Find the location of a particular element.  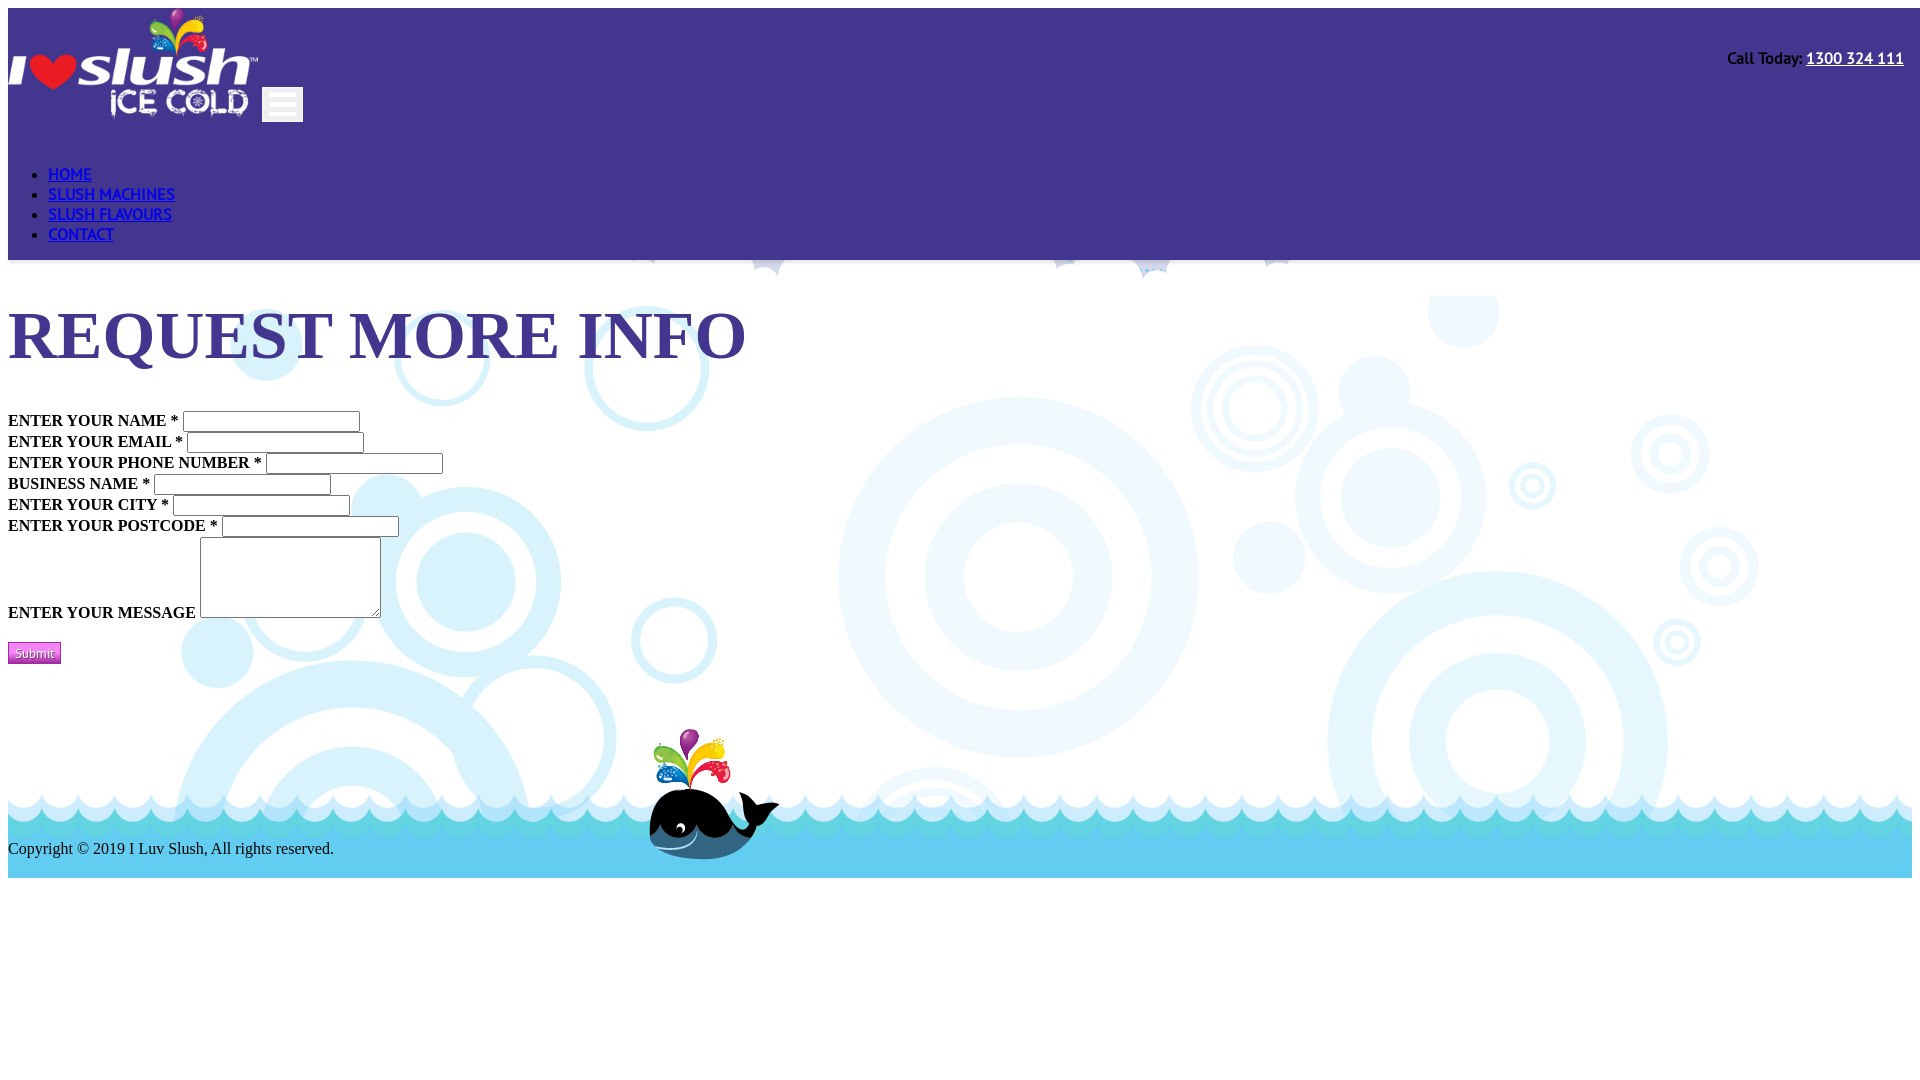

'Submit' is located at coordinates (8, 652).